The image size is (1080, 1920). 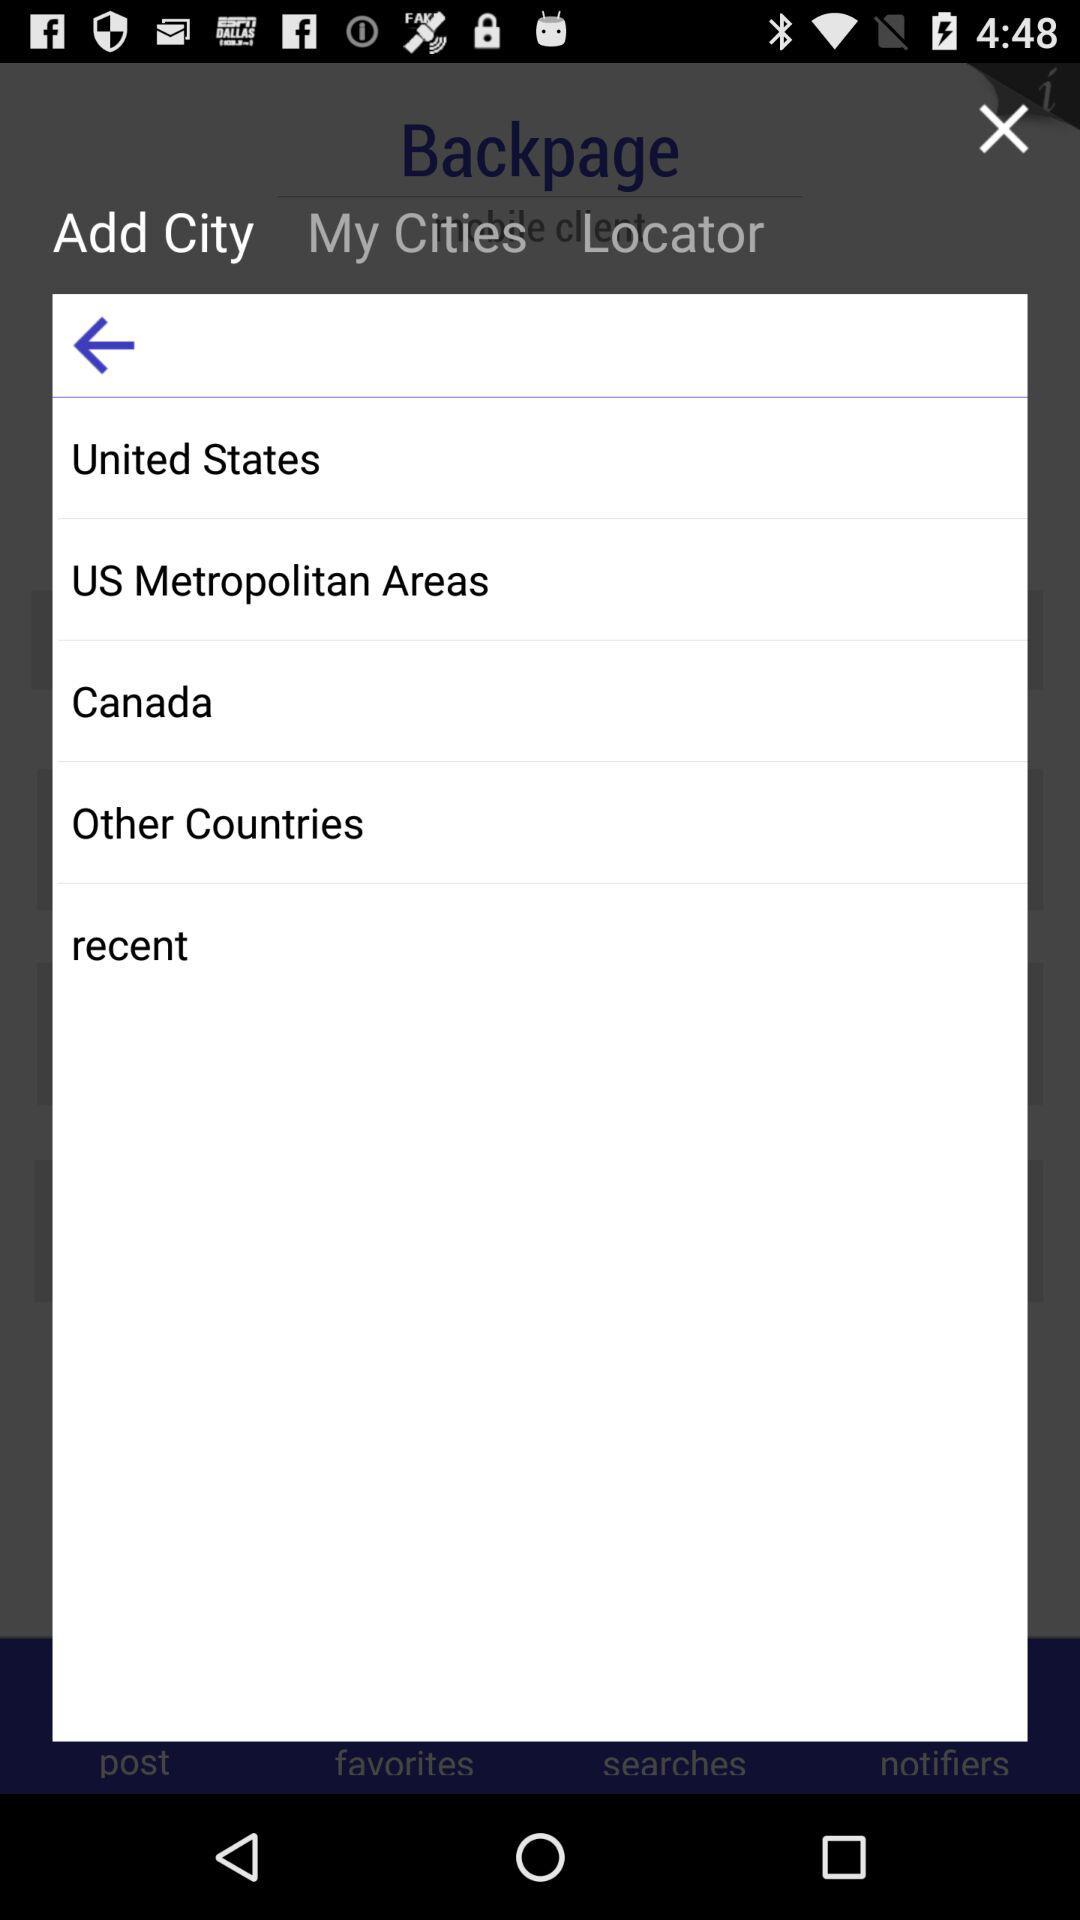 What do you see at coordinates (542, 821) in the screenshot?
I see `the item below canada` at bounding box center [542, 821].